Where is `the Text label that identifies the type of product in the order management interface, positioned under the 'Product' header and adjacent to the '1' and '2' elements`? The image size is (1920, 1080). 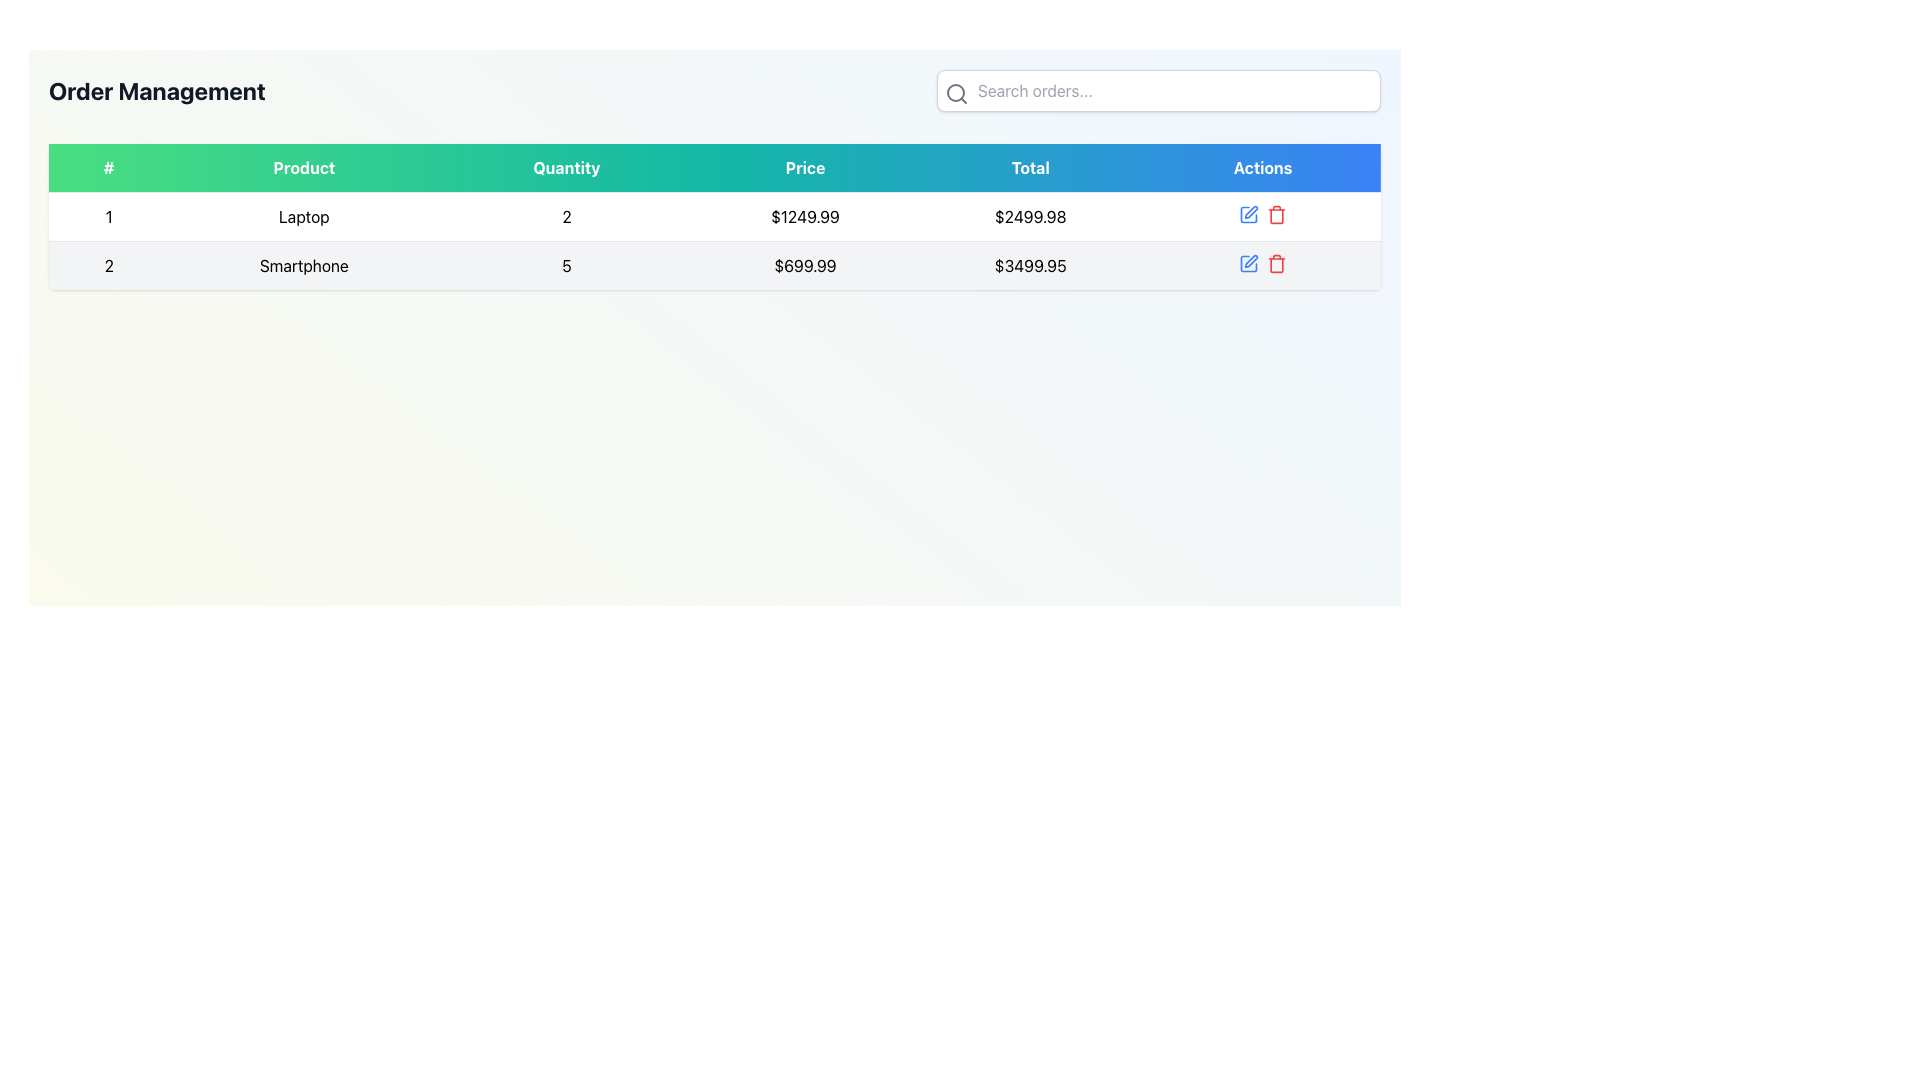
the Text label that identifies the type of product in the order management interface, positioned under the 'Product' header and adjacent to the '1' and '2' elements is located at coordinates (303, 216).